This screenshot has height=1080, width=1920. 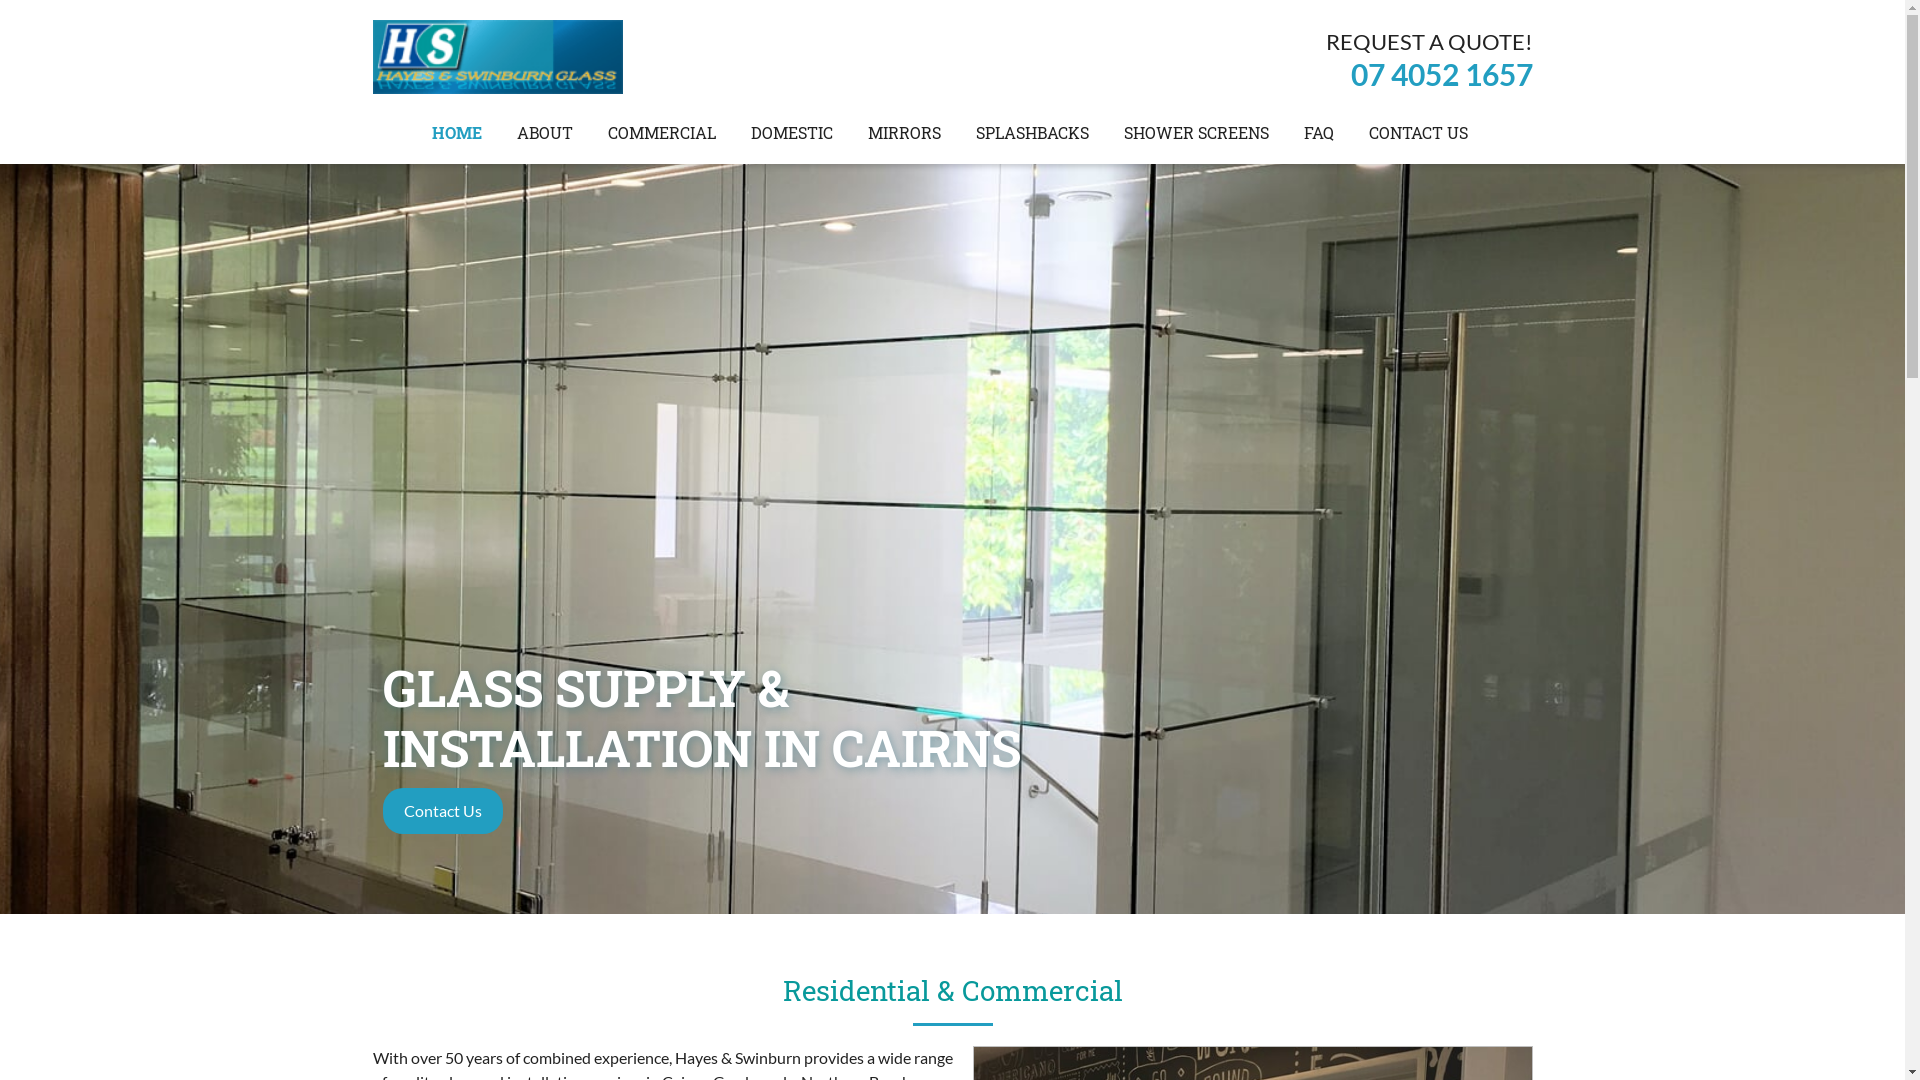 I want to click on 'SPLASHBACKS', so click(x=1032, y=132).